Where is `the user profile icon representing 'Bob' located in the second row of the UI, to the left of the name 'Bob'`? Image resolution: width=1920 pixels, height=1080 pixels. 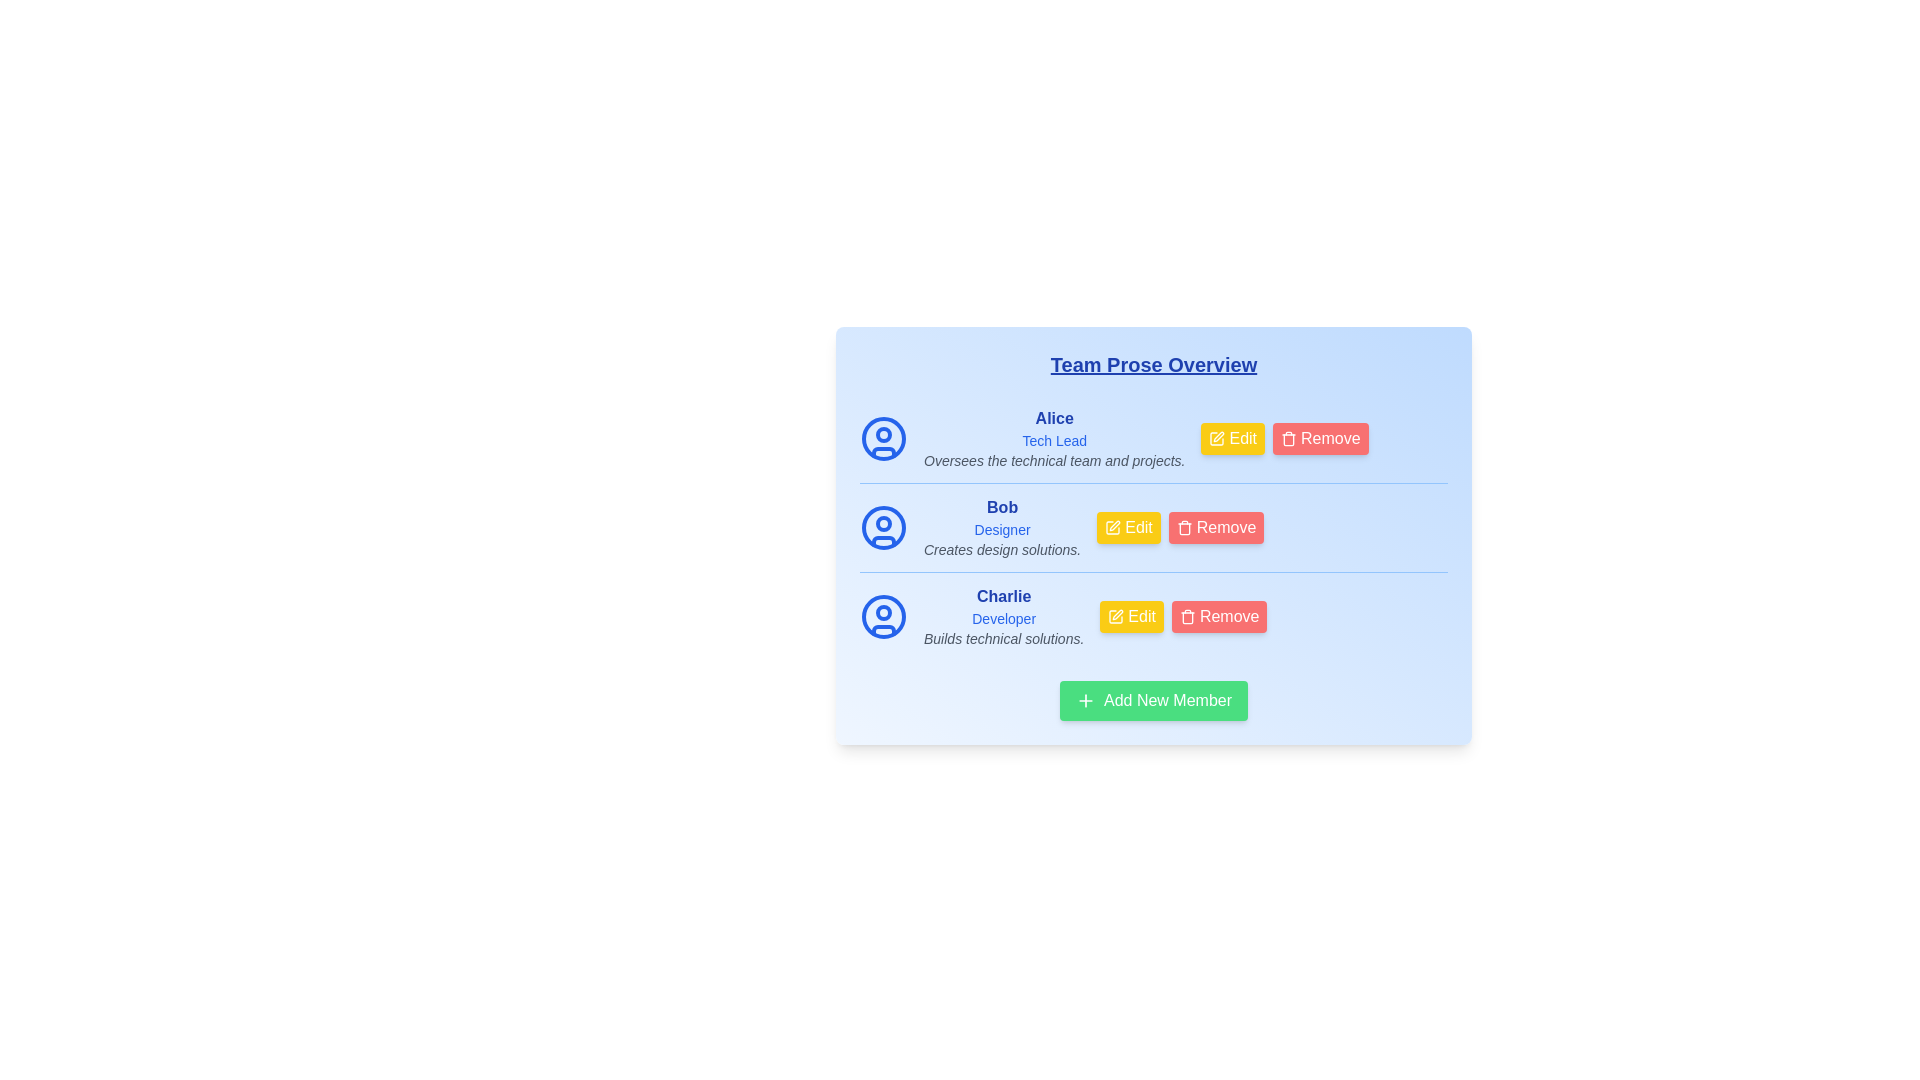 the user profile icon representing 'Bob' located in the second row of the UI, to the left of the name 'Bob' is located at coordinates (882, 527).